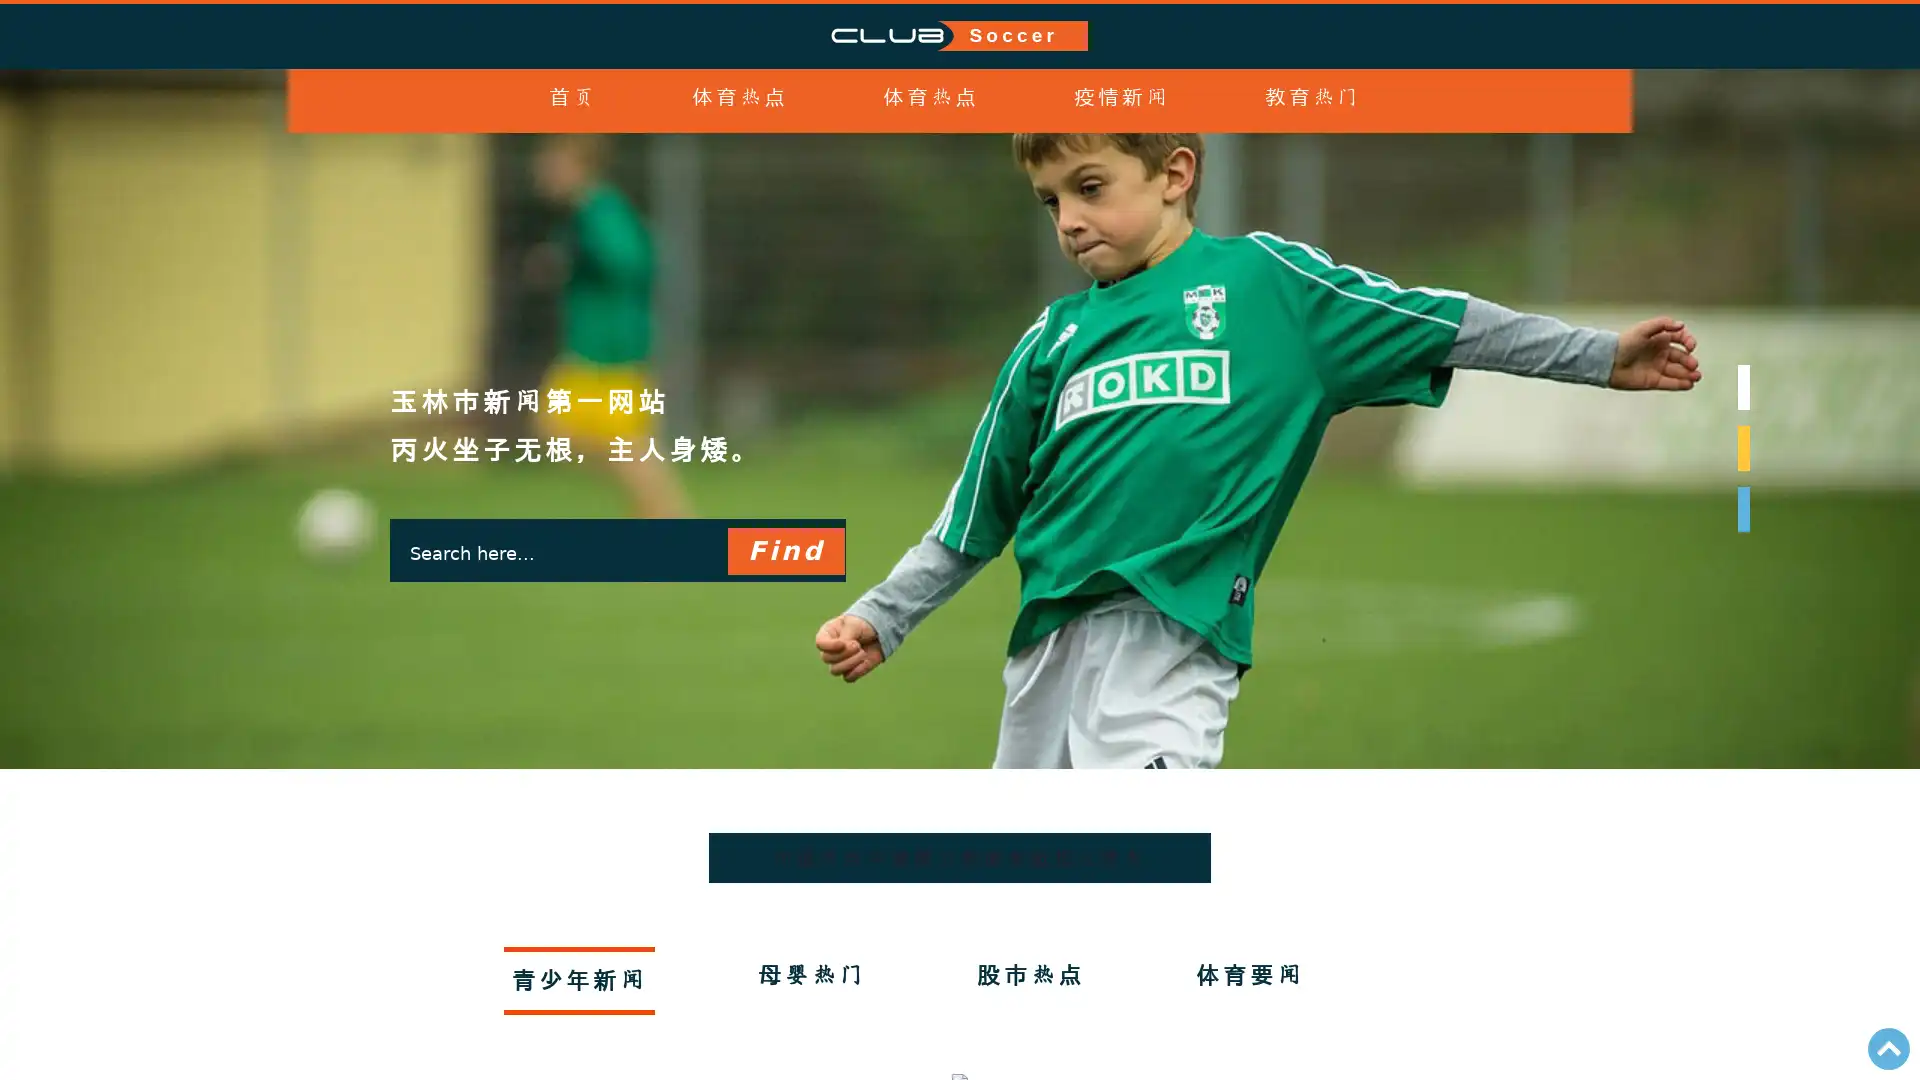  Describe the element at coordinates (784, 588) in the screenshot. I see `Find` at that location.